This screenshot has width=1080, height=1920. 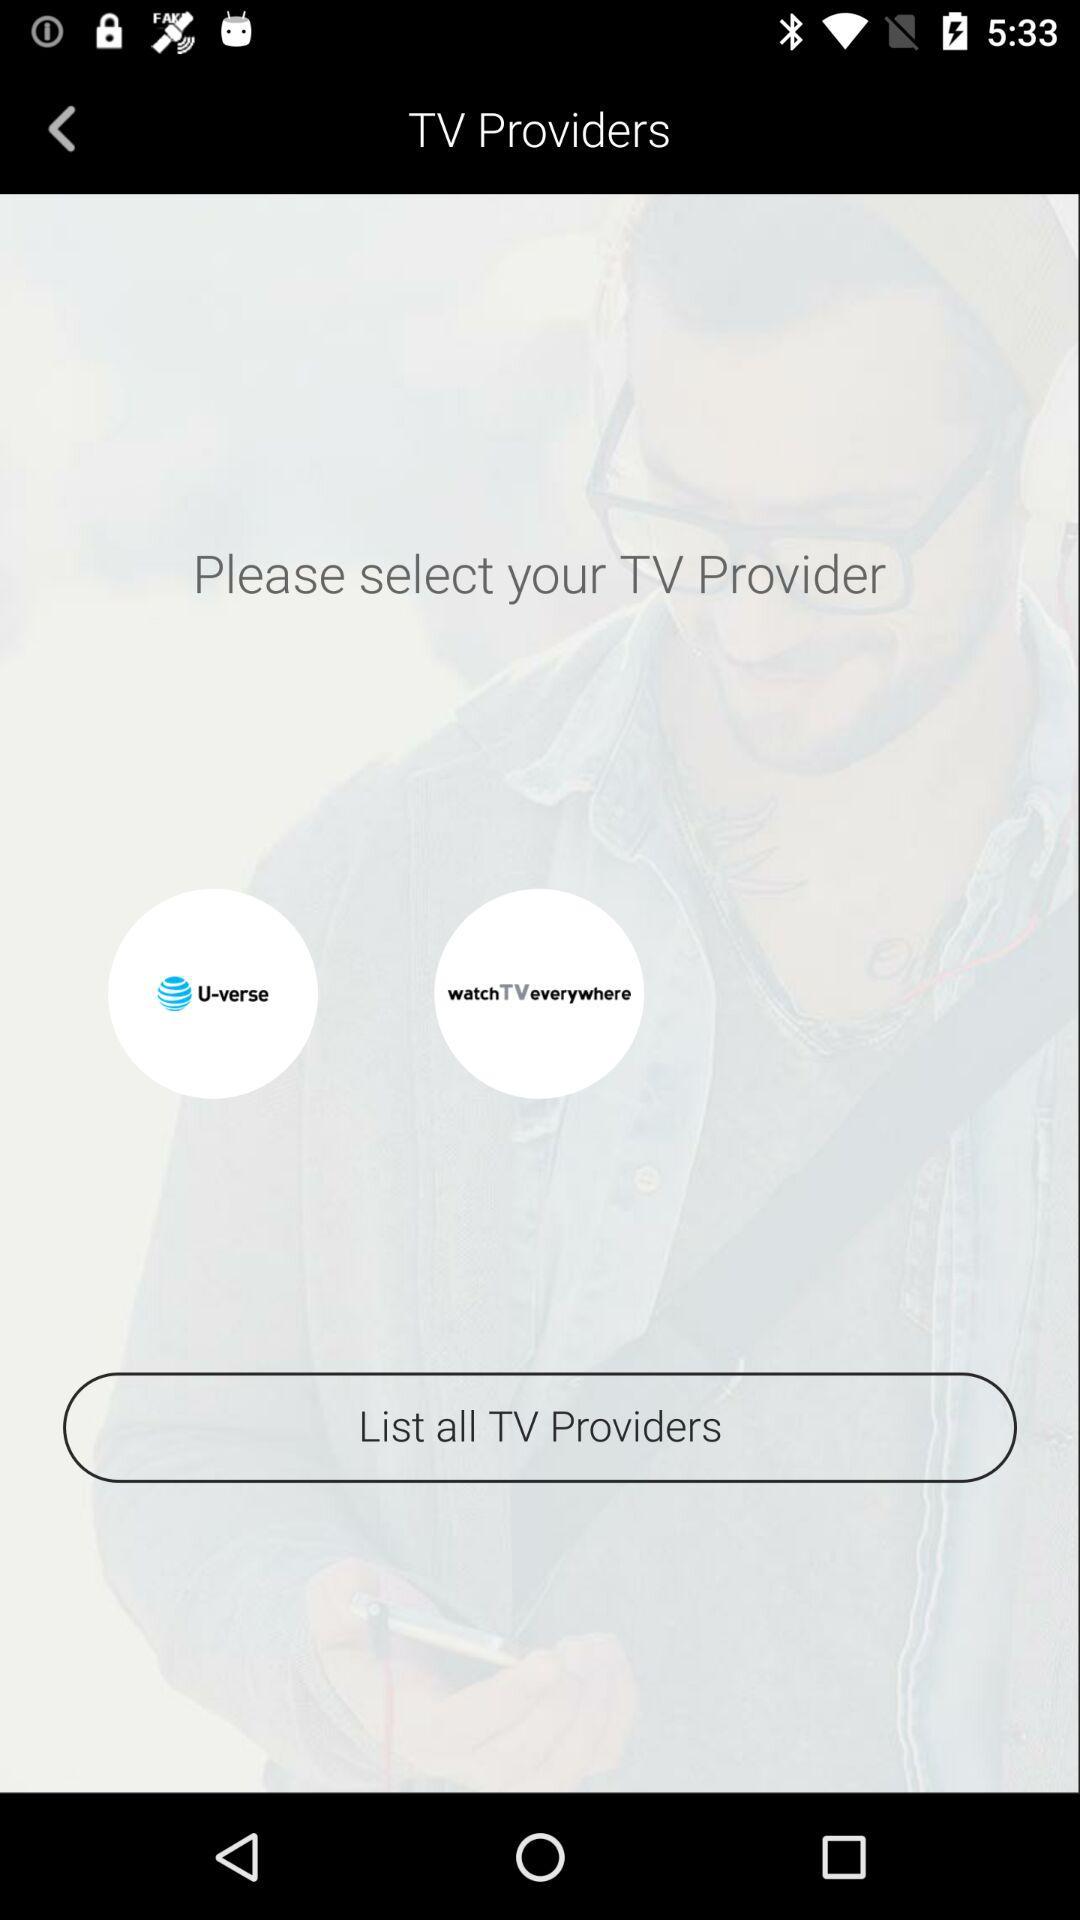 What do you see at coordinates (61, 127) in the screenshot?
I see `the arrow_backward icon` at bounding box center [61, 127].